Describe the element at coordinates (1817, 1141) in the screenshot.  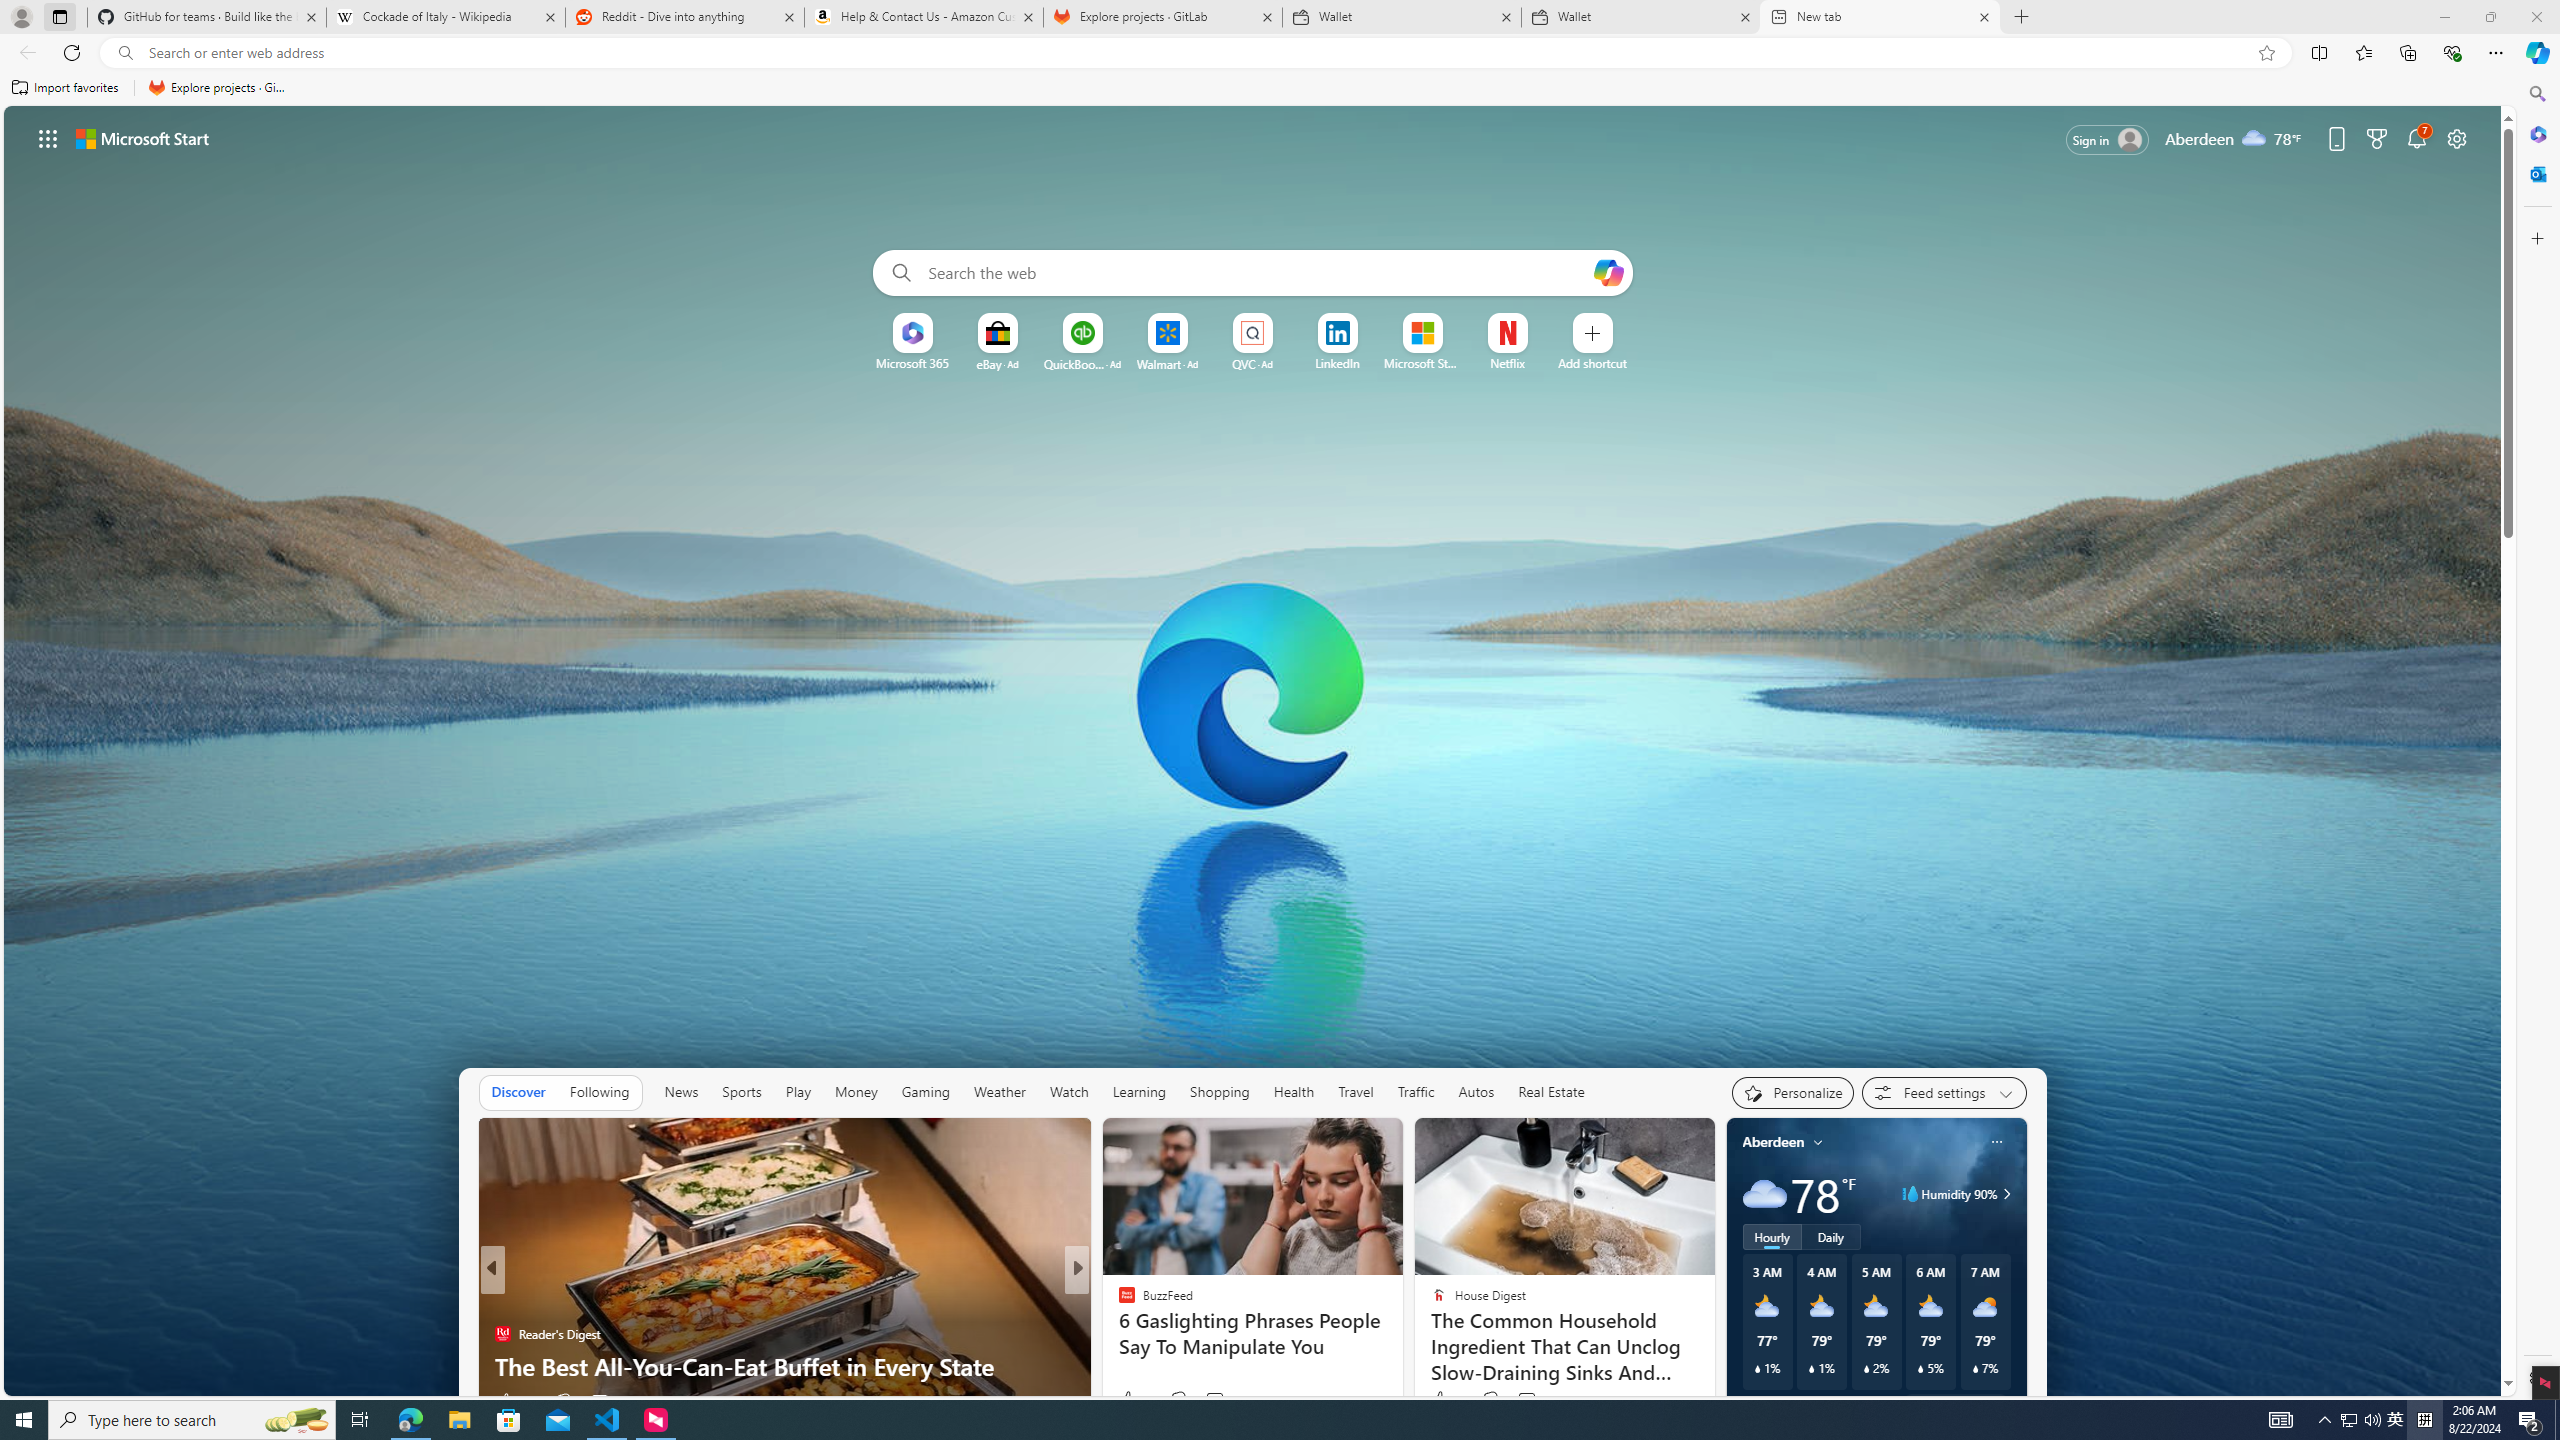
I see `'My location'` at that location.